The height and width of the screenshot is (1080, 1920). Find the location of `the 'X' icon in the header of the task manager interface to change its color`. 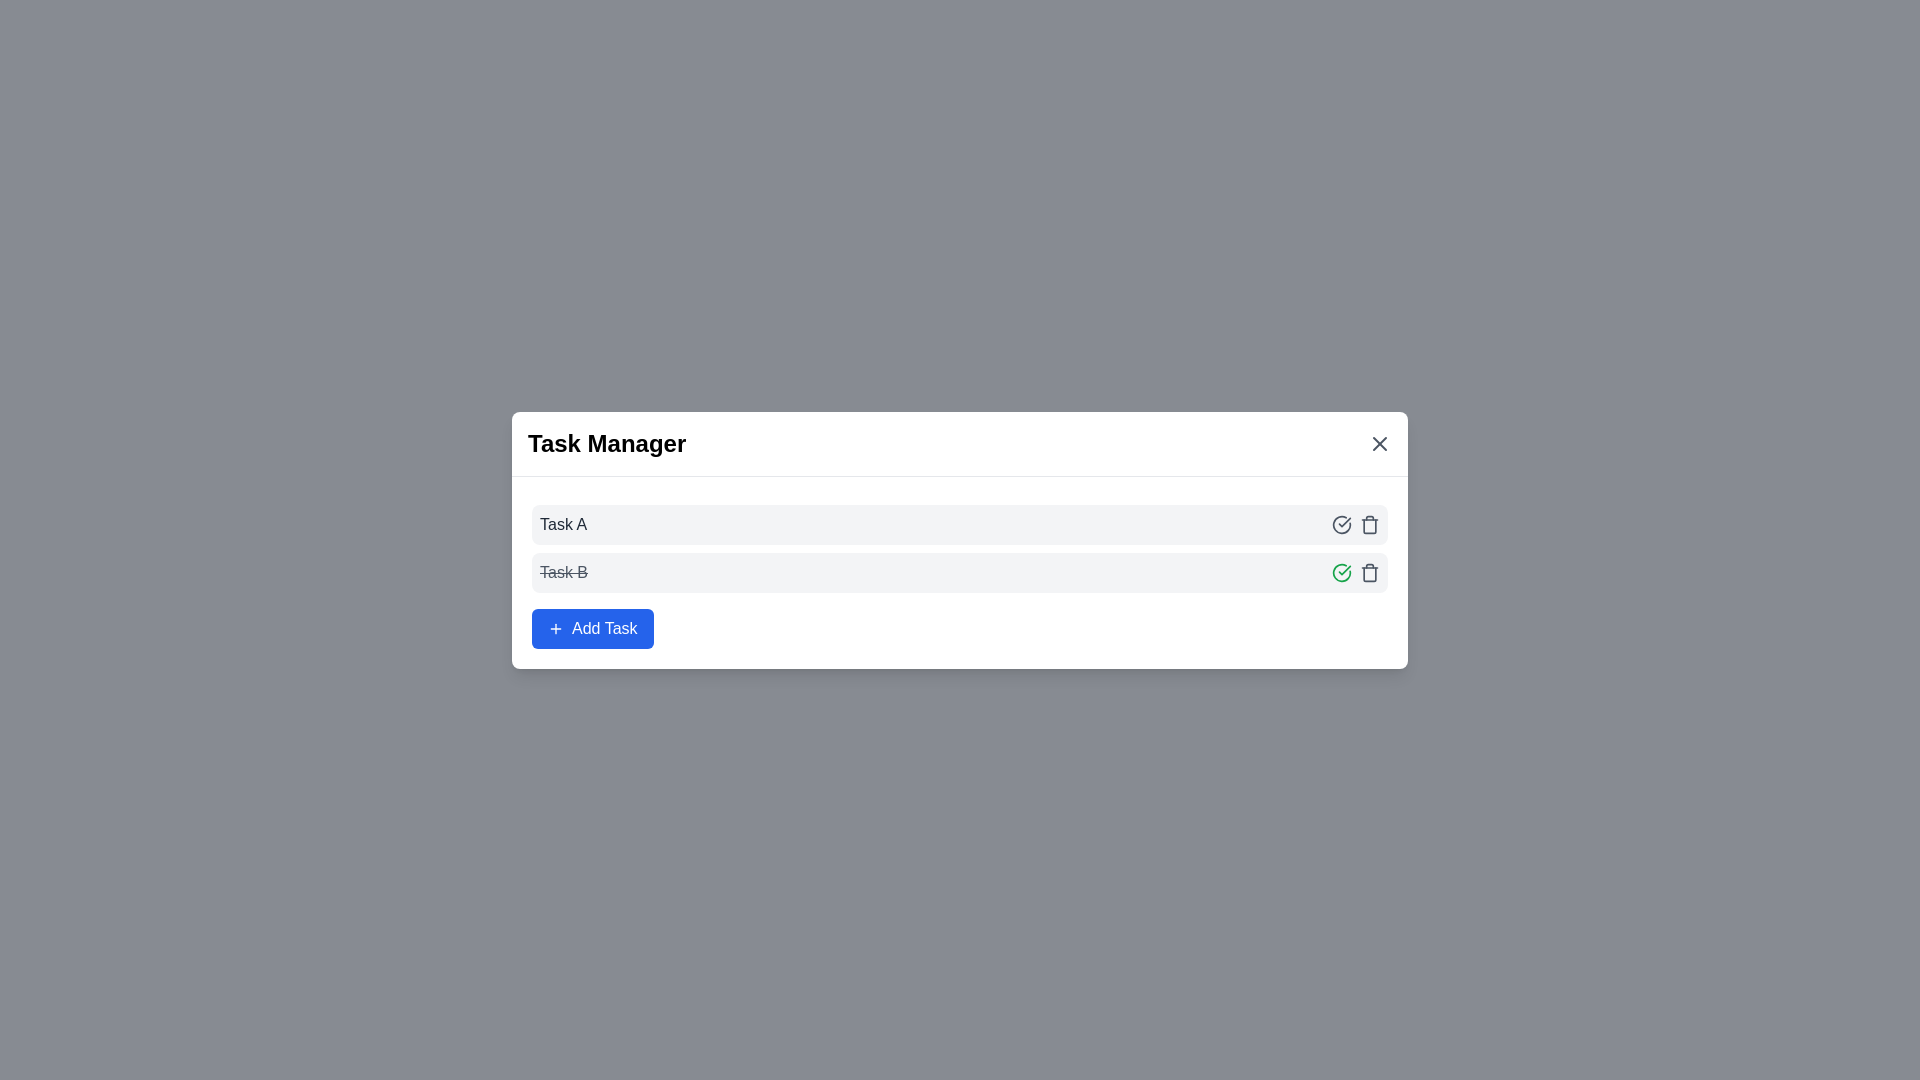

the 'X' icon in the header of the task manager interface to change its color is located at coordinates (1379, 442).